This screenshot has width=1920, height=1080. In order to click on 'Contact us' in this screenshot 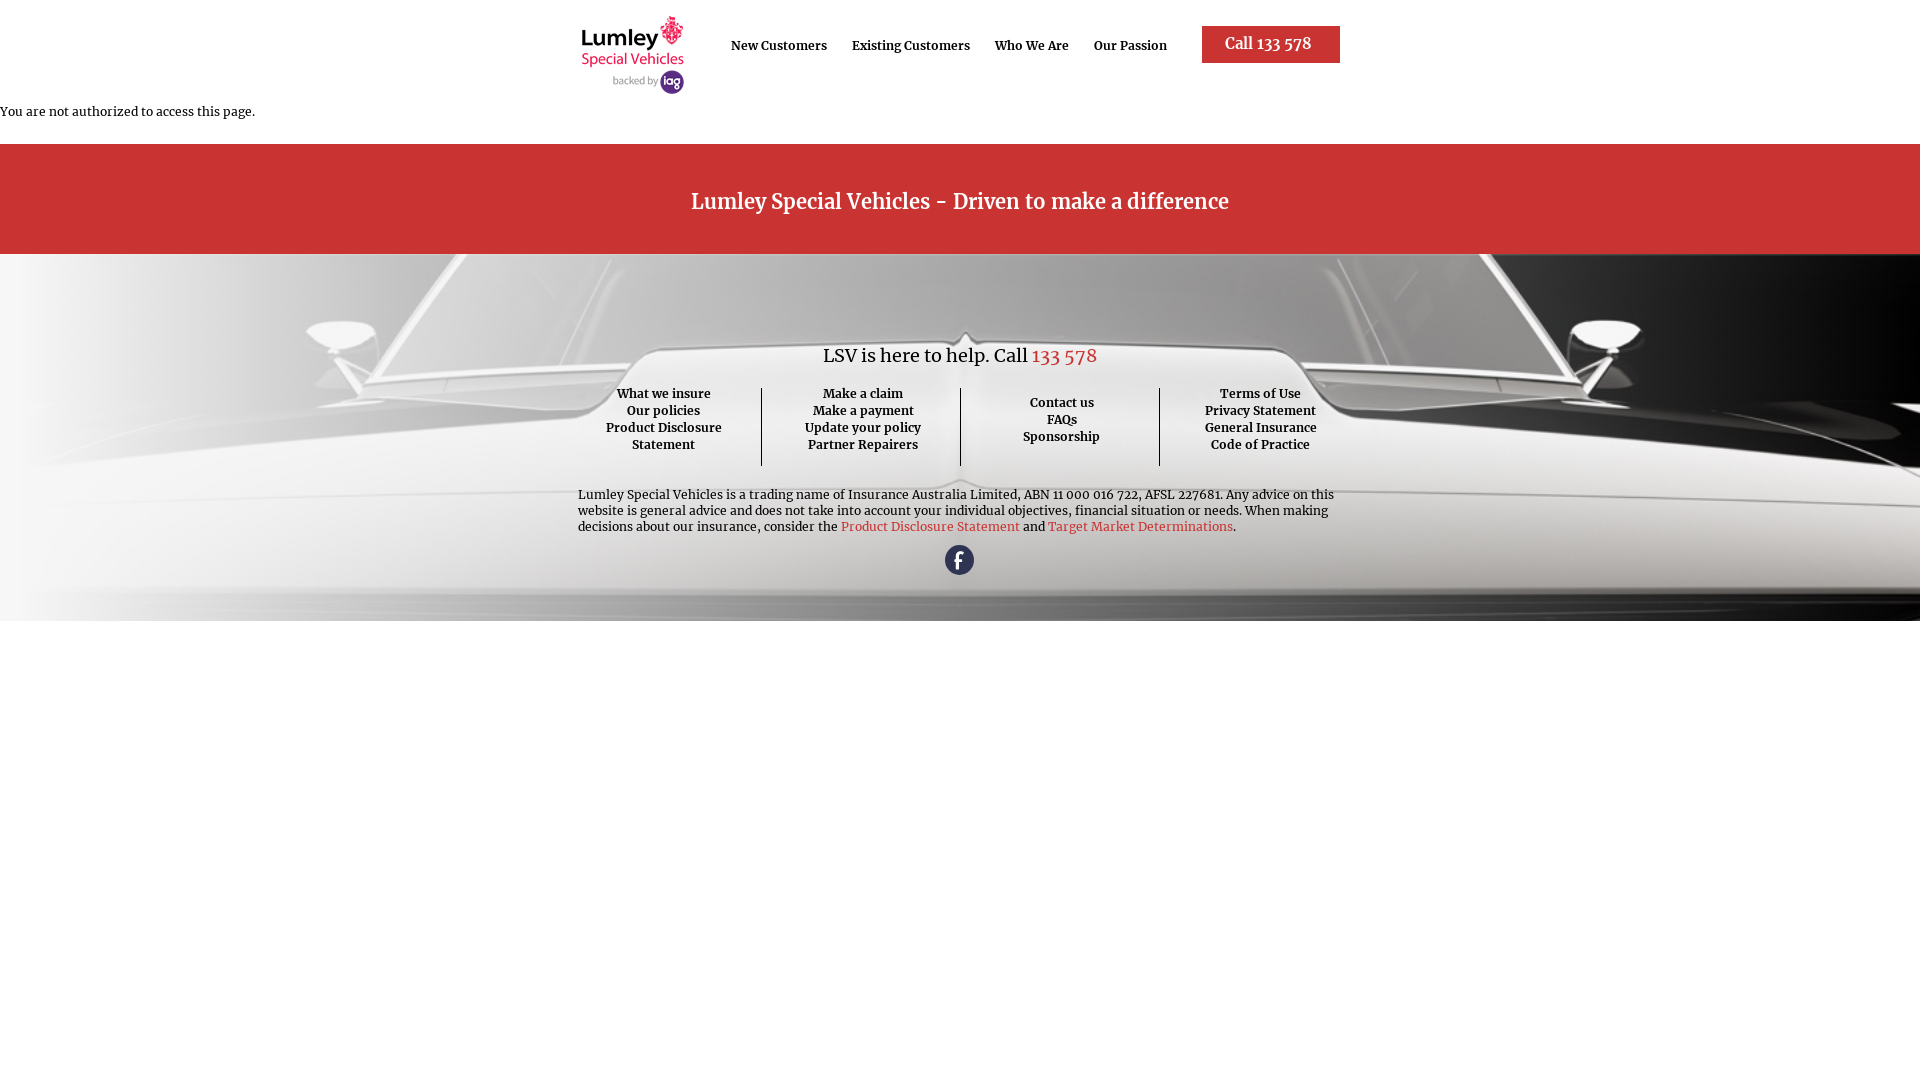, I will do `click(1060, 402)`.